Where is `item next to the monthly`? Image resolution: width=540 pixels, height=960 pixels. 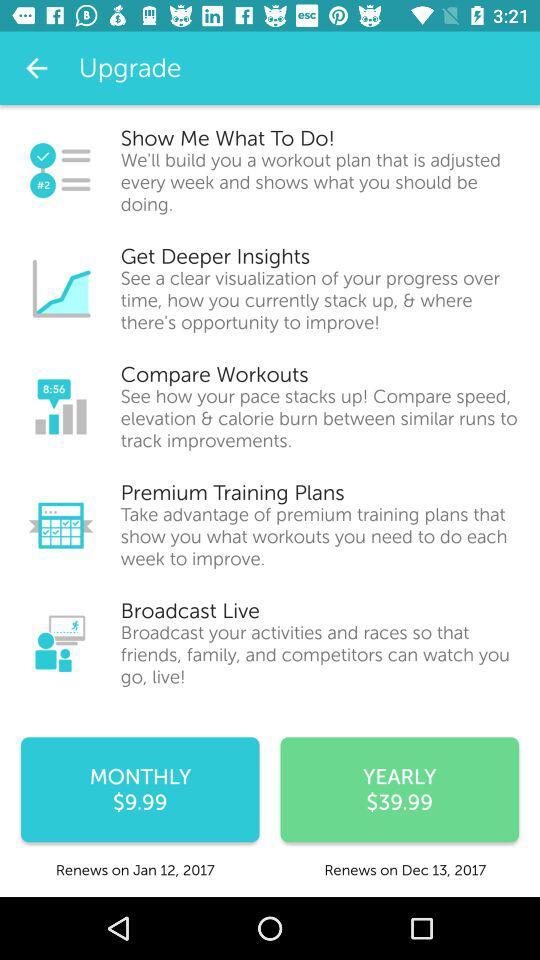 item next to the monthly is located at coordinates (399, 789).